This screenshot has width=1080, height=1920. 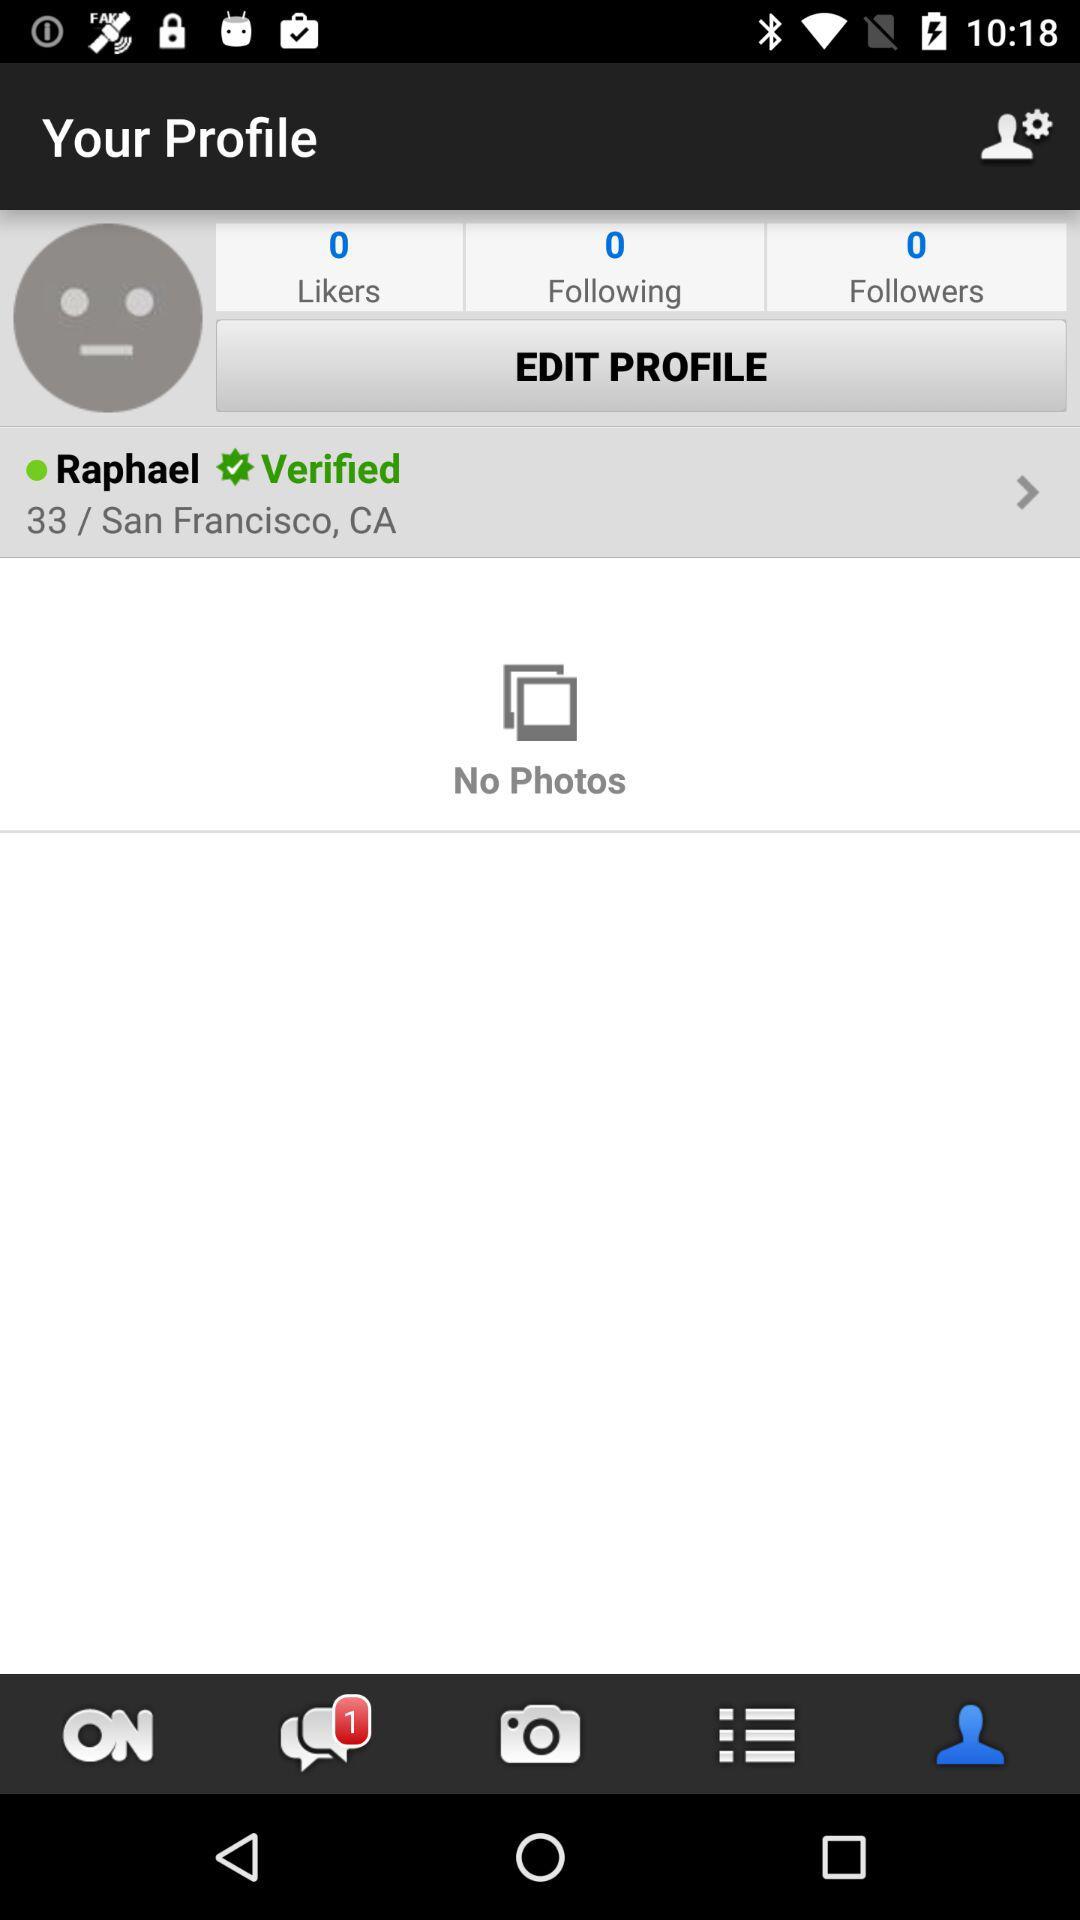 I want to click on the avatar icon, so click(x=971, y=1733).